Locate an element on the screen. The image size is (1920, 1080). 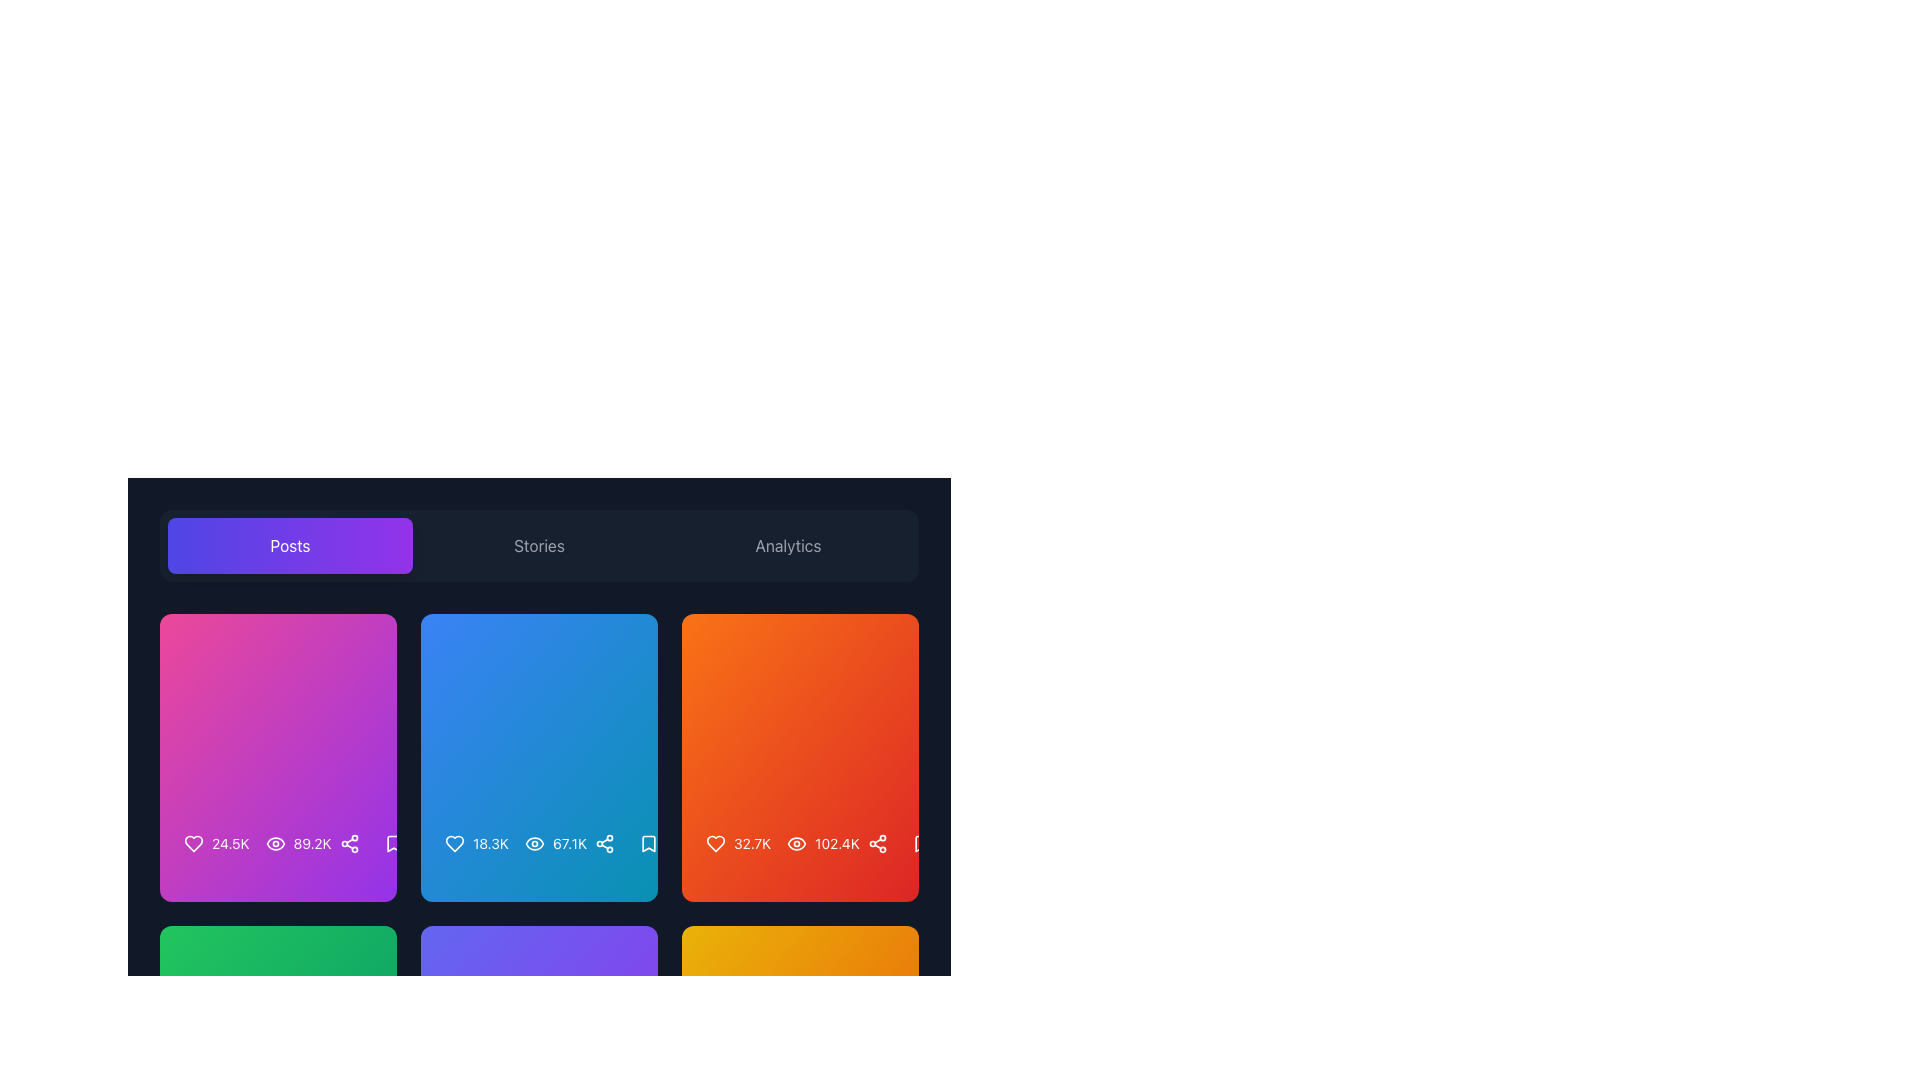
the text label displaying '24.5K' in white color, located in the bottom-left region of the purple-pink gradient card, next to a heart icon and a numerical view count is located at coordinates (230, 844).